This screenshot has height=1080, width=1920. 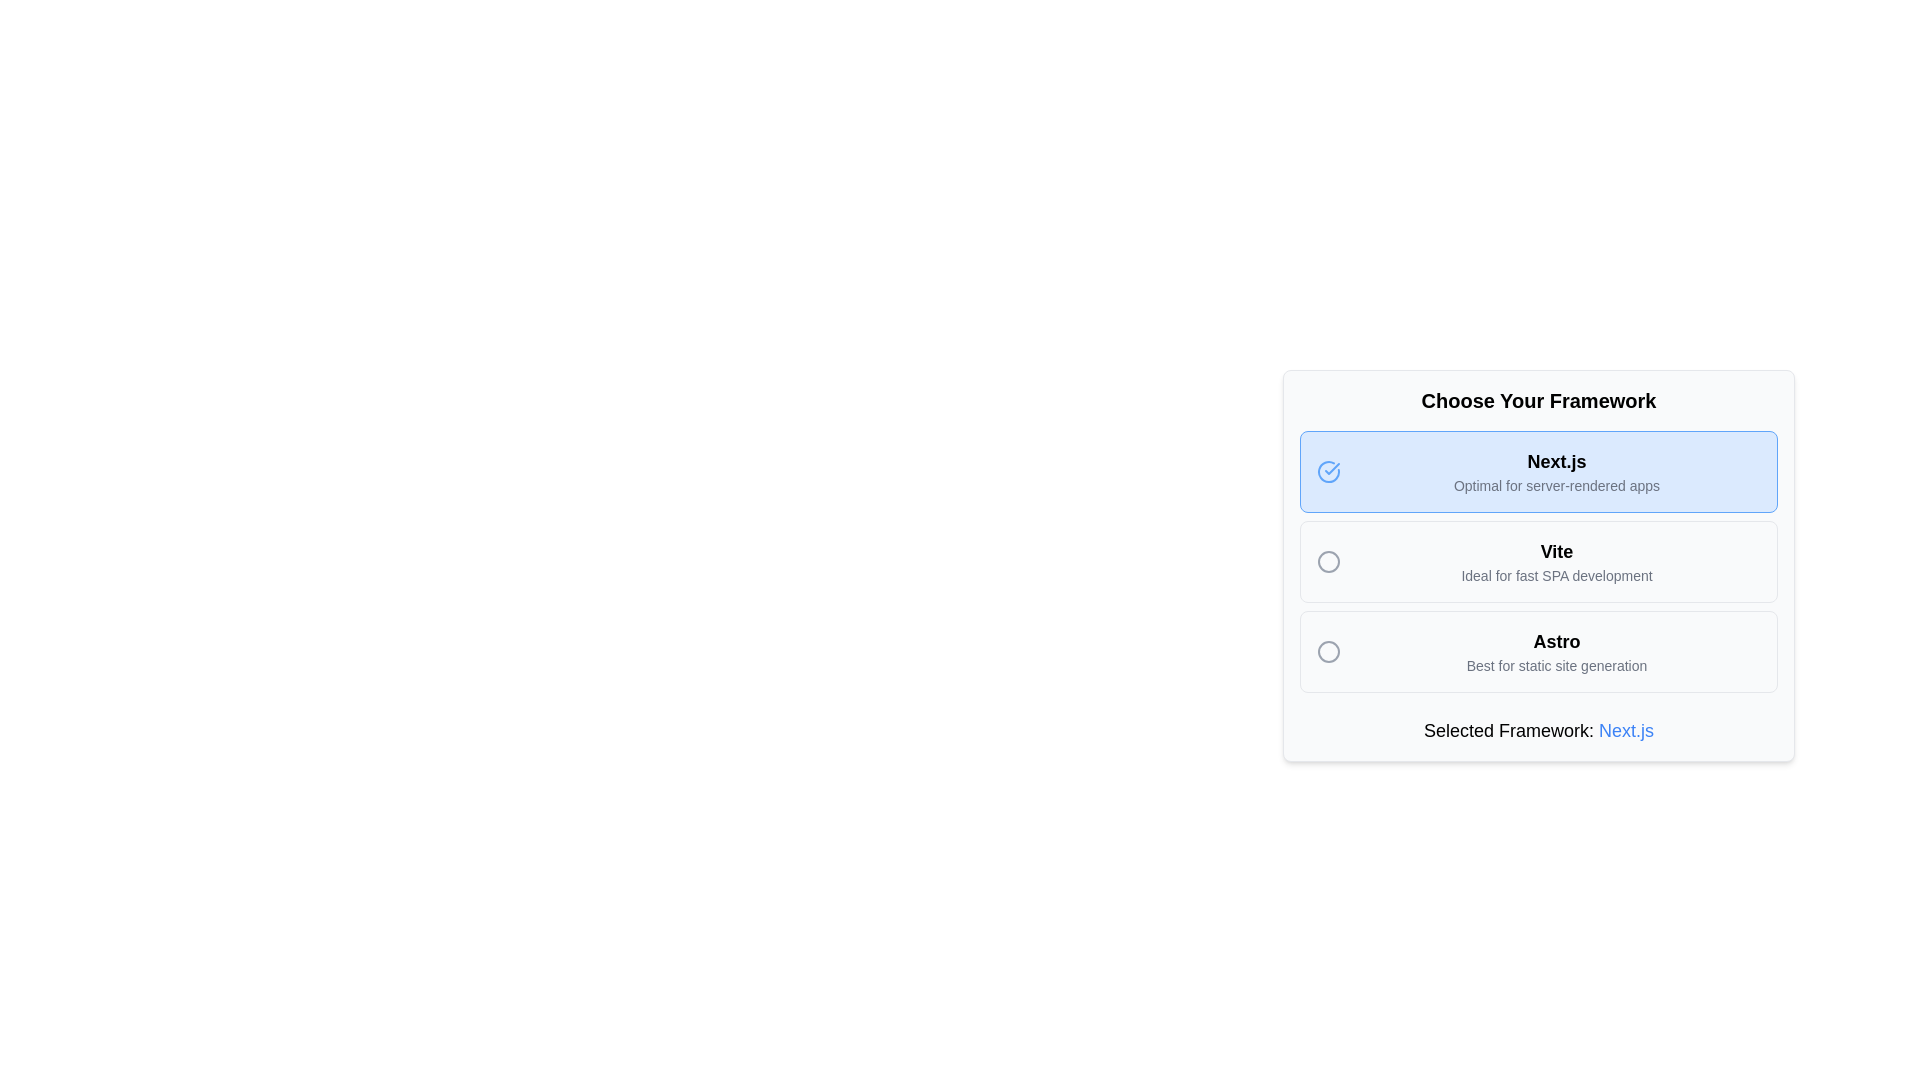 I want to click on text description element displaying 'Best for static site generation' located beneath the 'Astro' option in the framework selection interface, so click(x=1555, y=666).